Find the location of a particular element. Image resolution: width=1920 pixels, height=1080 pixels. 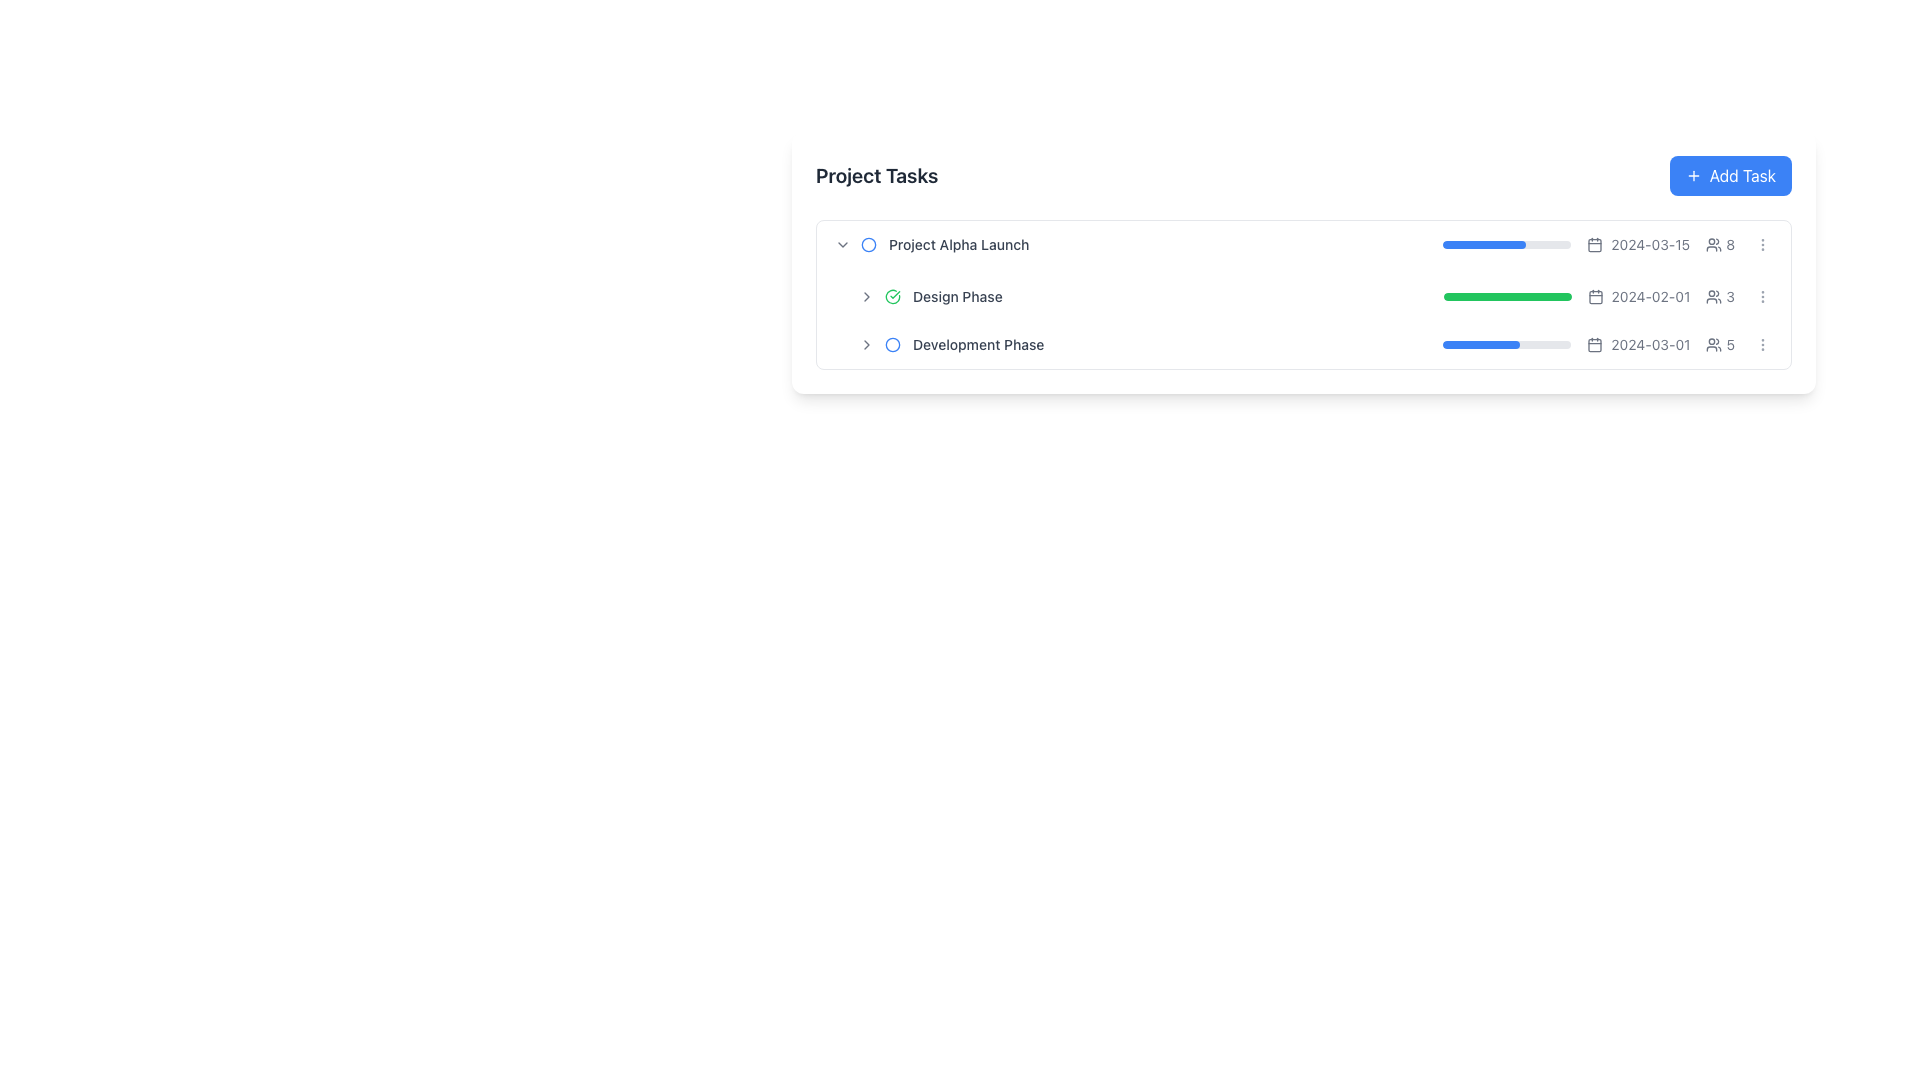

the static text that displays the count of users or collaborators associated with a task, located towards the right side of the task-related row in the interface is located at coordinates (1729, 297).